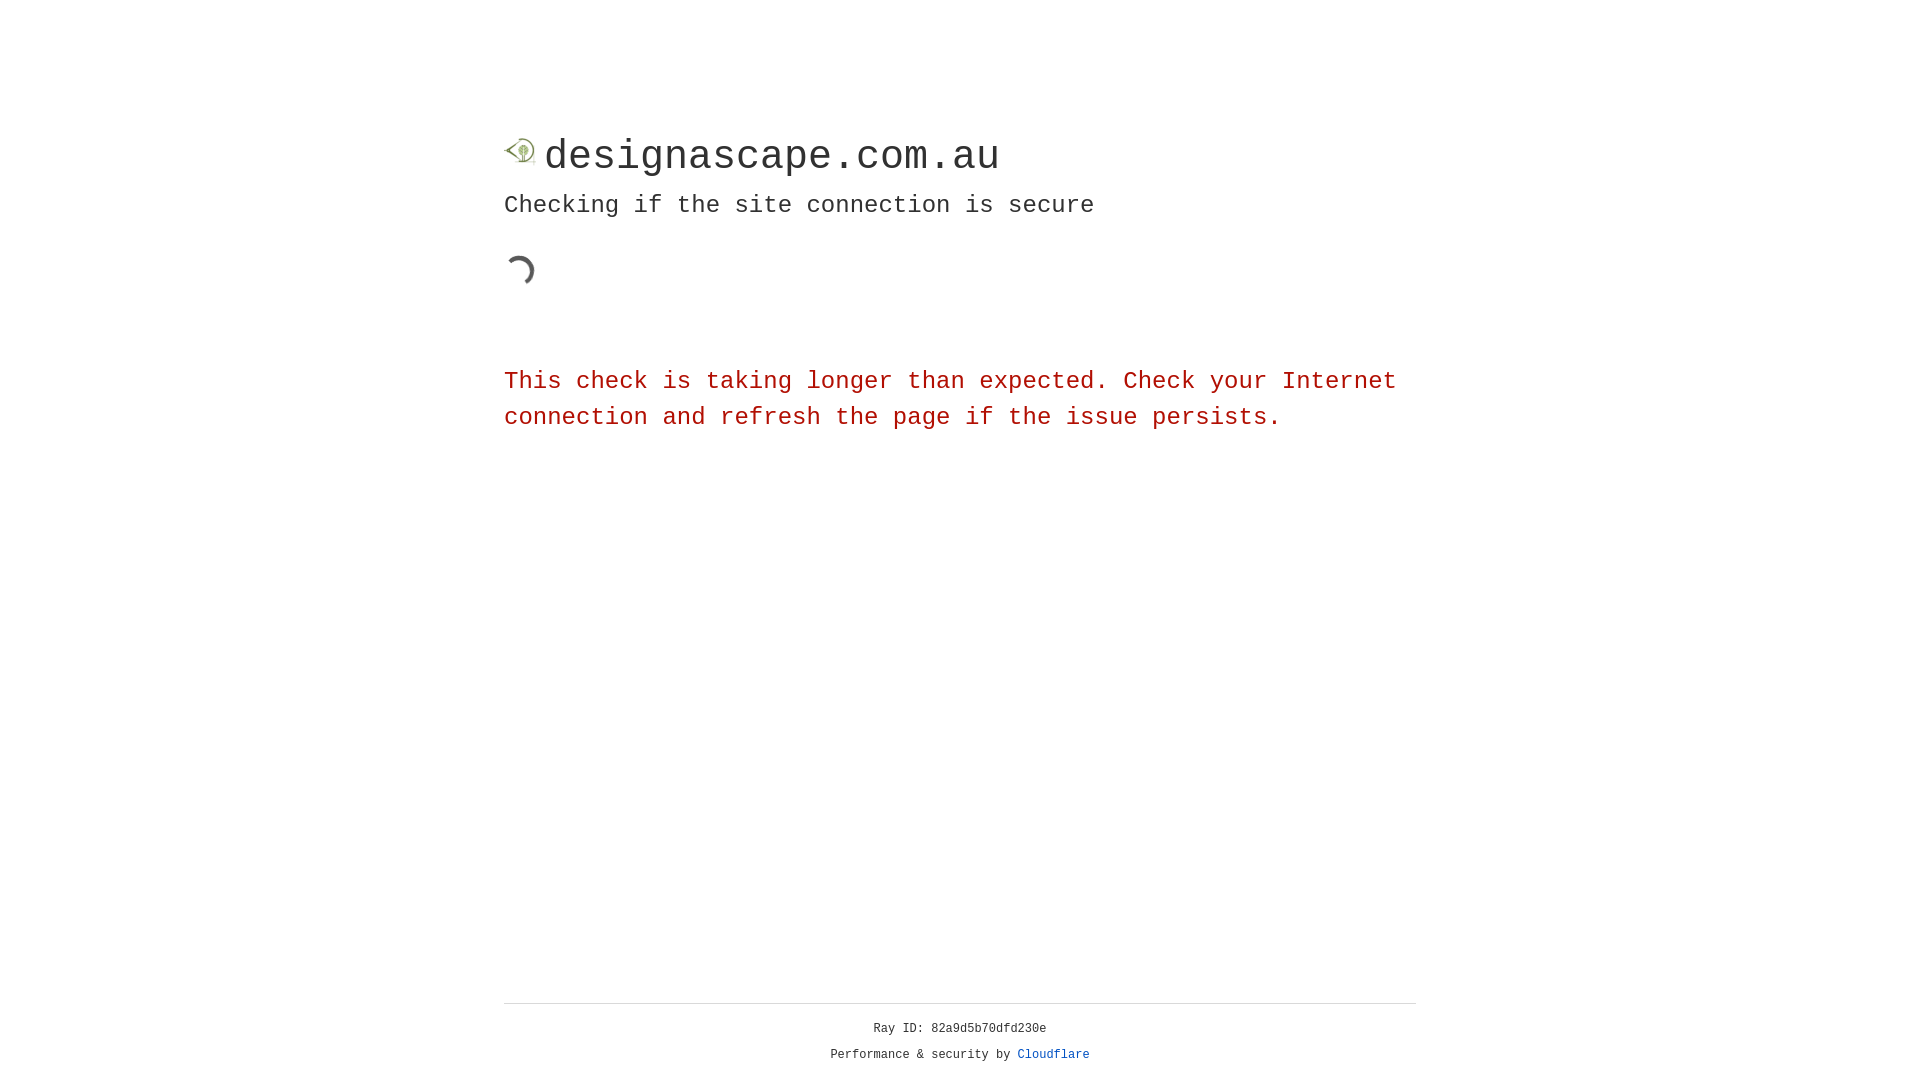  What do you see at coordinates (1017, 1054) in the screenshot?
I see `'Cloudflare'` at bounding box center [1017, 1054].